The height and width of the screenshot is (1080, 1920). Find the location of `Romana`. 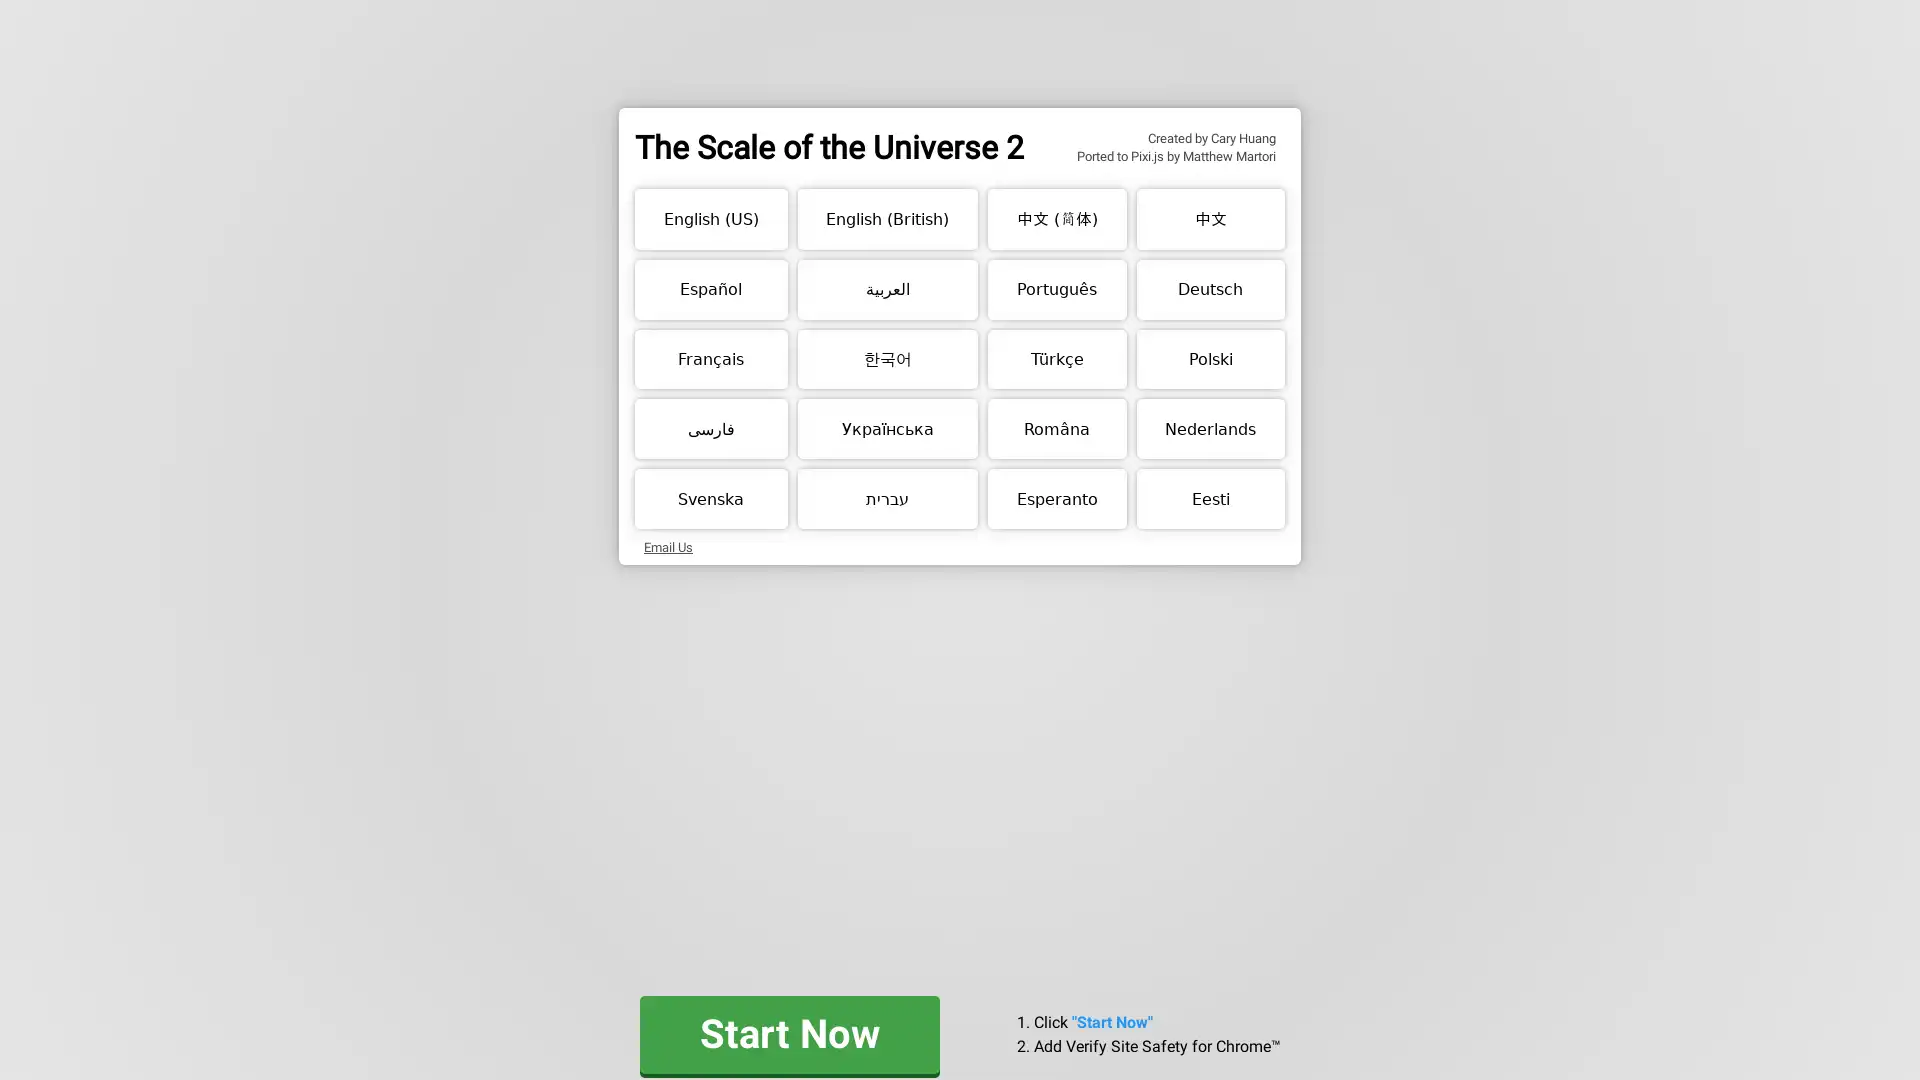

Romana is located at coordinates (1055, 427).